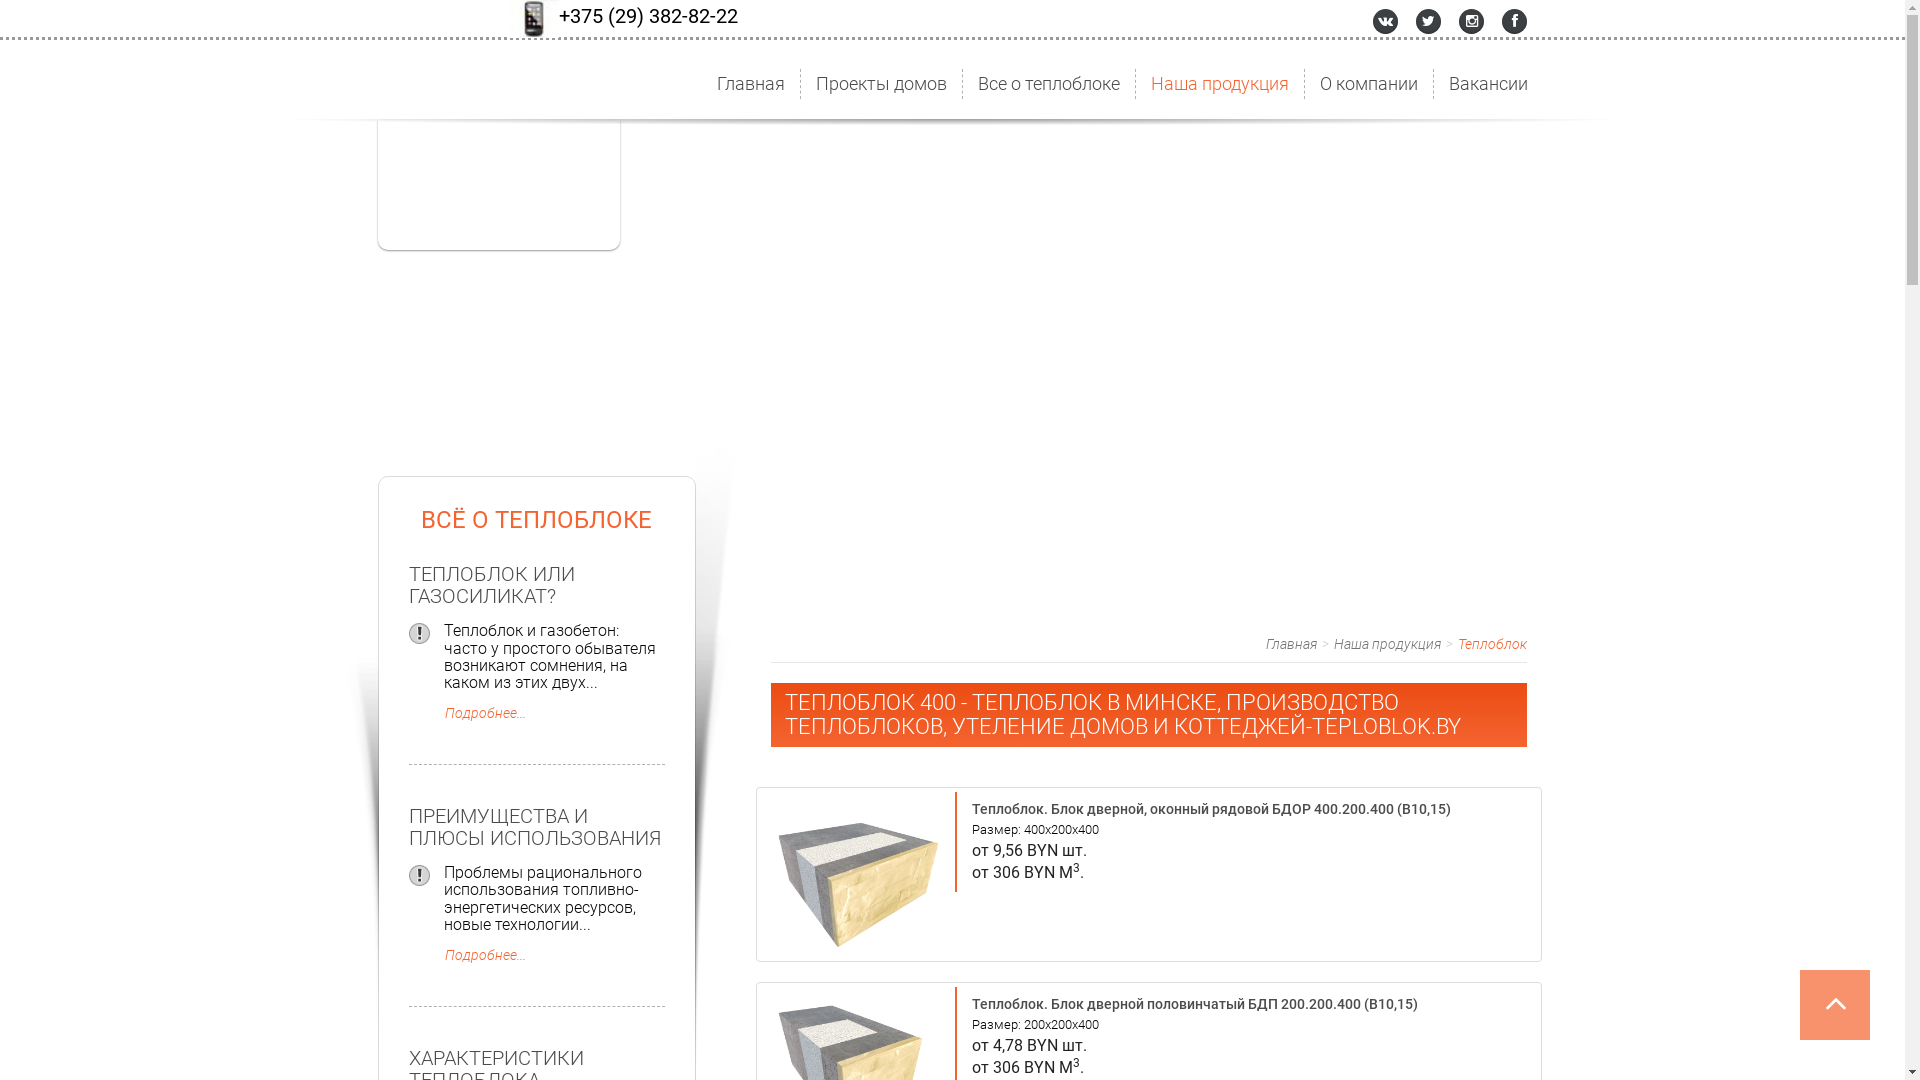 The width and height of the screenshot is (1920, 1080). Describe the element at coordinates (1427, 20) in the screenshot. I see `'Twitter'` at that location.